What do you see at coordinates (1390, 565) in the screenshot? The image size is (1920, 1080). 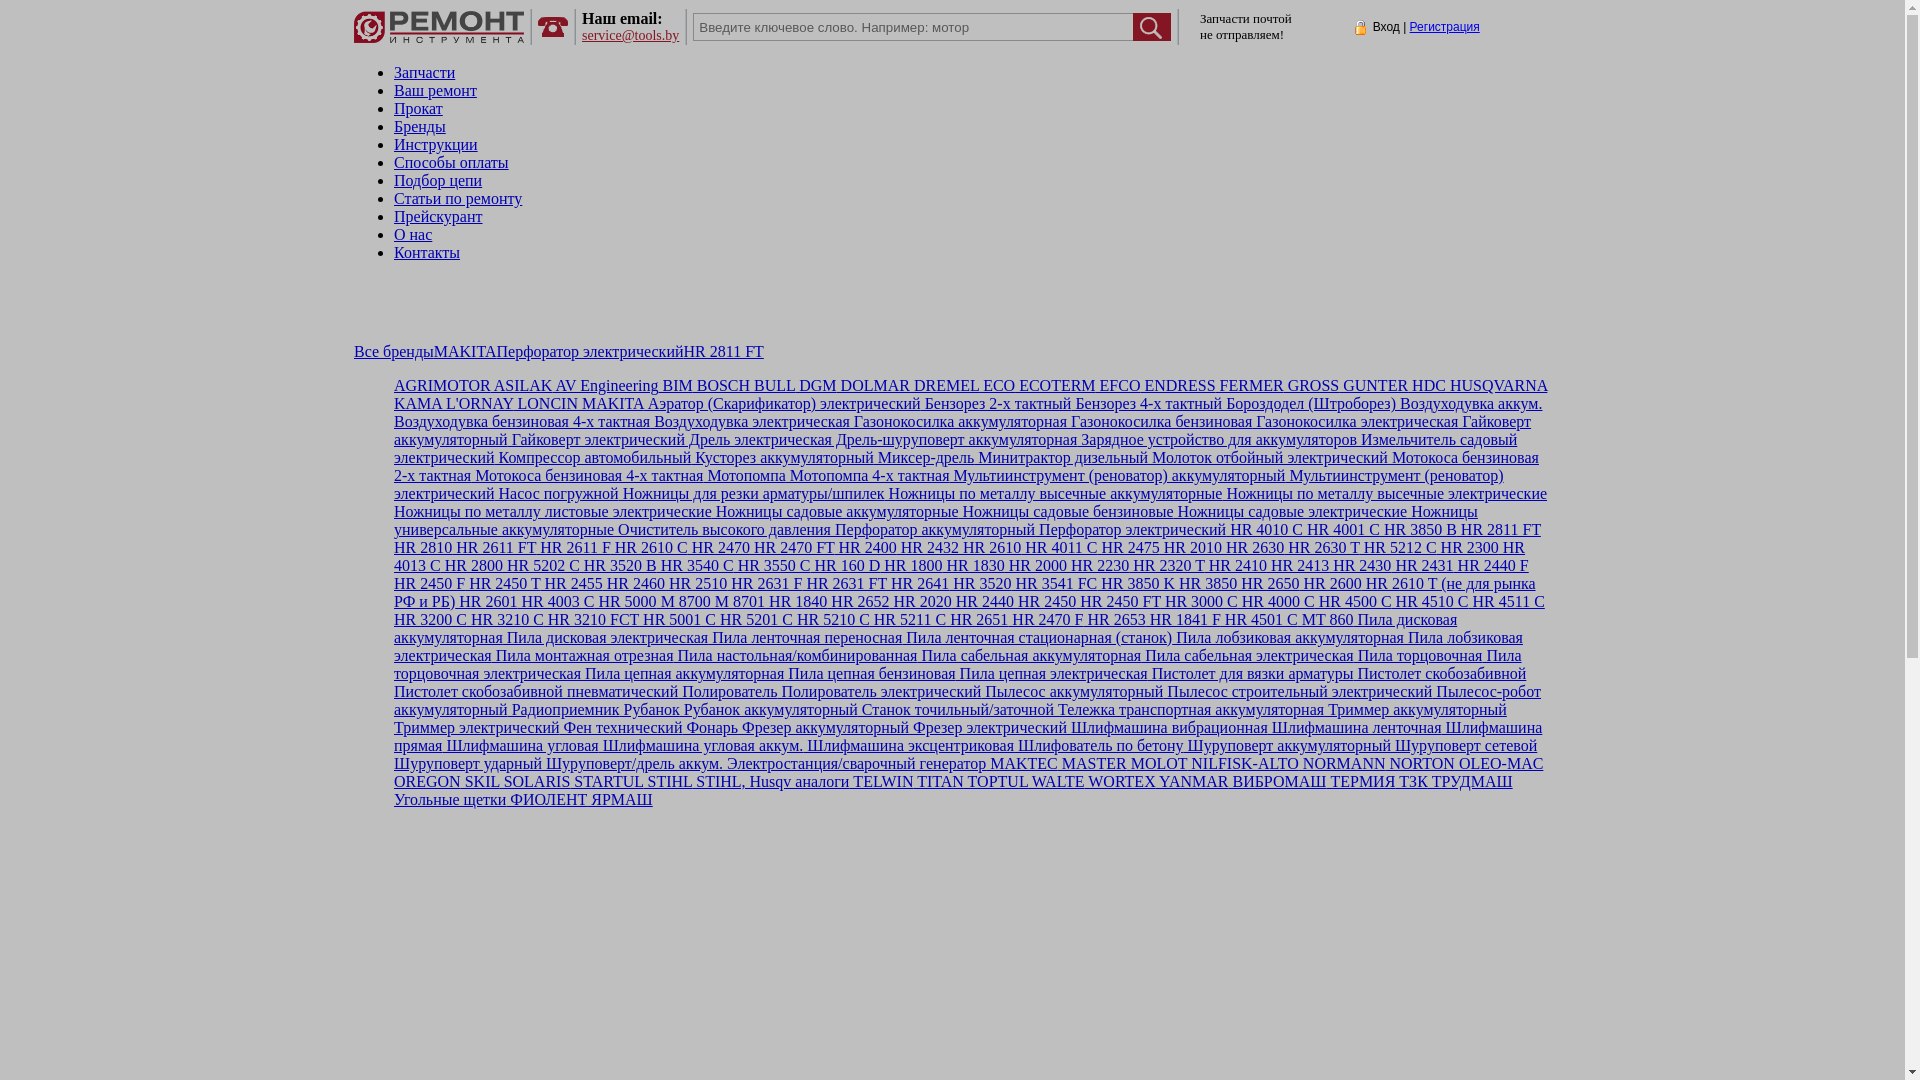 I see `'HR 2431'` at bounding box center [1390, 565].